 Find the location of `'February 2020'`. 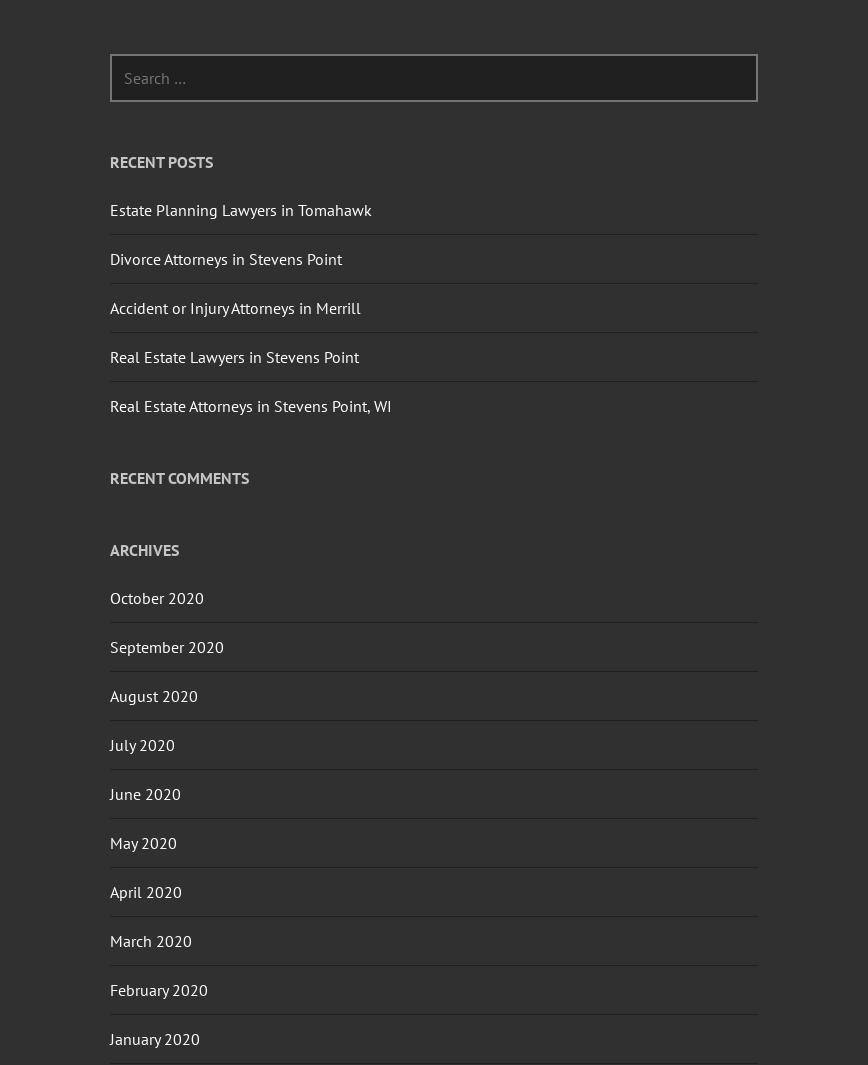

'February 2020' is located at coordinates (109, 988).